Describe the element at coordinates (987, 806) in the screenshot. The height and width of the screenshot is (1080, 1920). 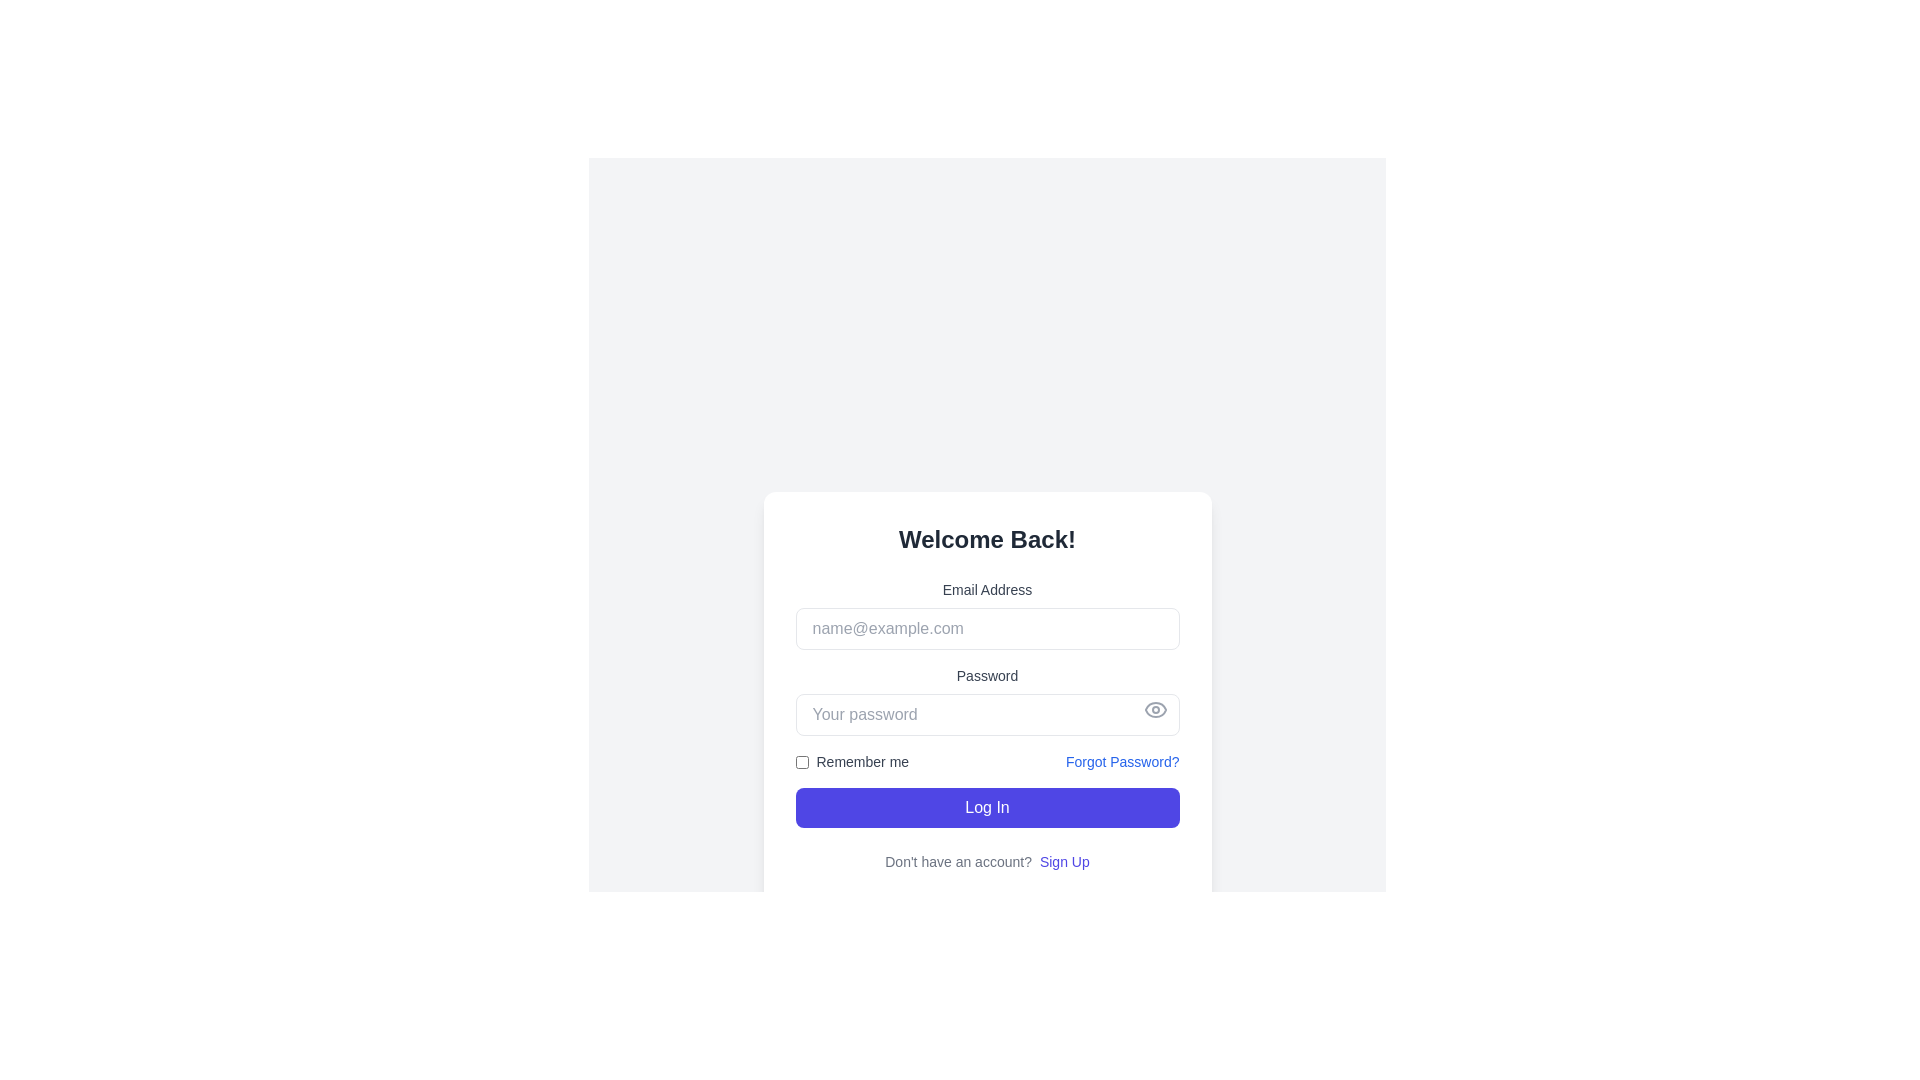
I see `the login button element located at the bottom of the login form interface` at that location.